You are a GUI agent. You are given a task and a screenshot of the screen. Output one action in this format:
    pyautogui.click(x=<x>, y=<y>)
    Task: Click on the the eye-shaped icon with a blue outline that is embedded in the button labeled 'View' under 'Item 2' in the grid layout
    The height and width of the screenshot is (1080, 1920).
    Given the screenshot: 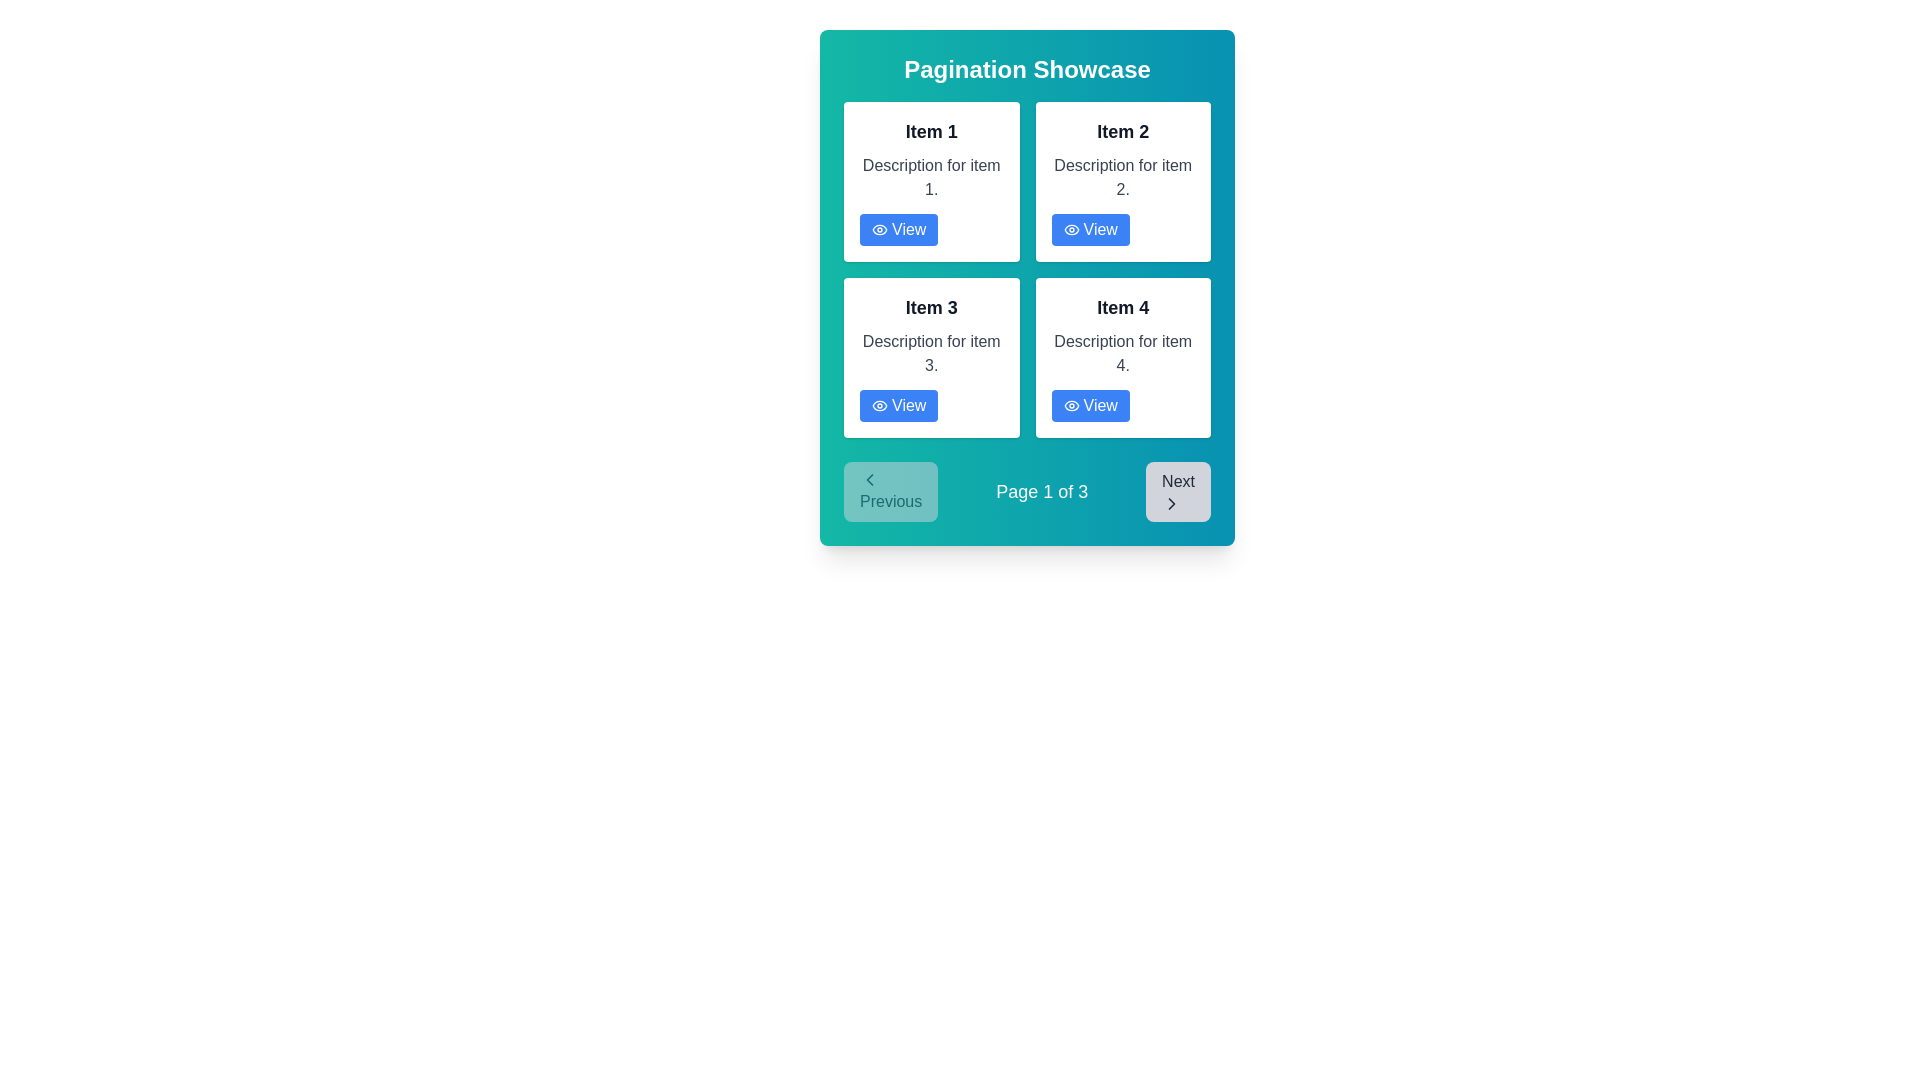 What is the action you would take?
    pyautogui.click(x=1070, y=229)
    